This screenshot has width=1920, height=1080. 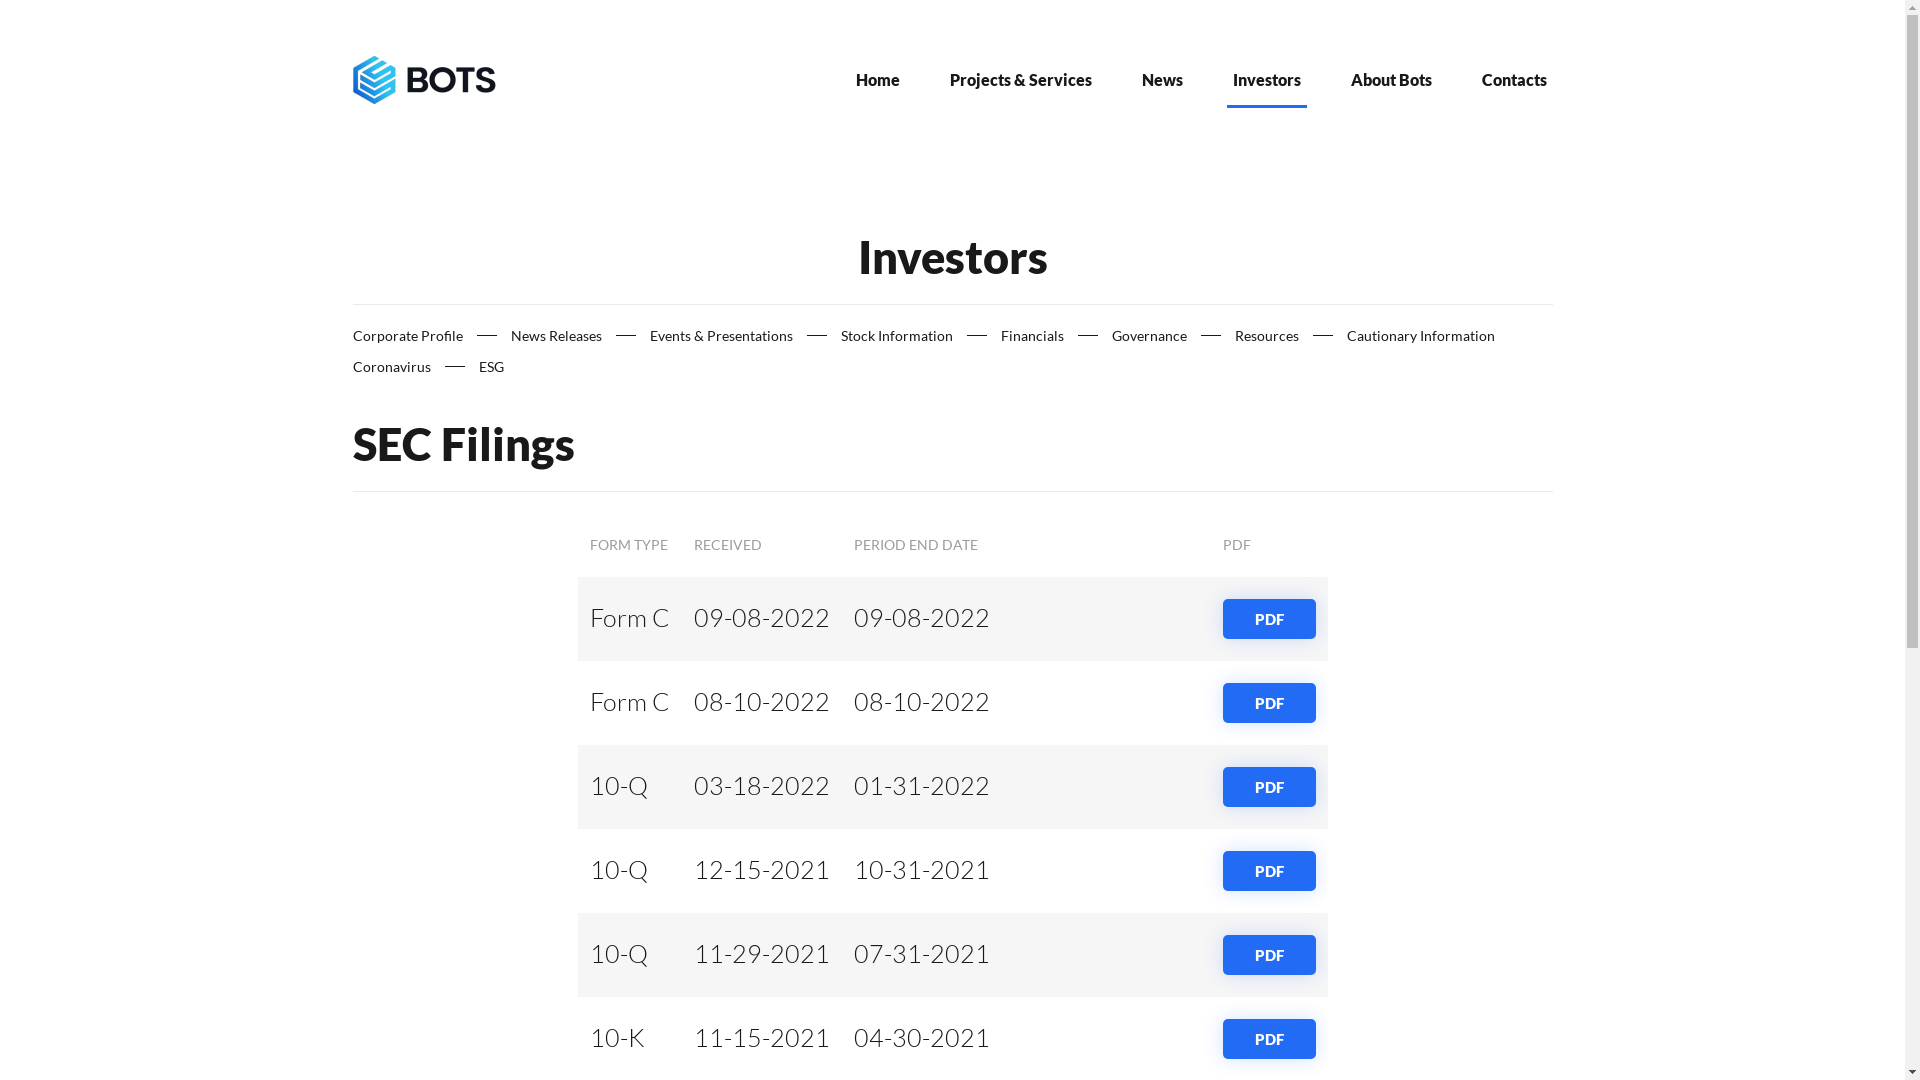 I want to click on 'Home', so click(x=878, y=79).